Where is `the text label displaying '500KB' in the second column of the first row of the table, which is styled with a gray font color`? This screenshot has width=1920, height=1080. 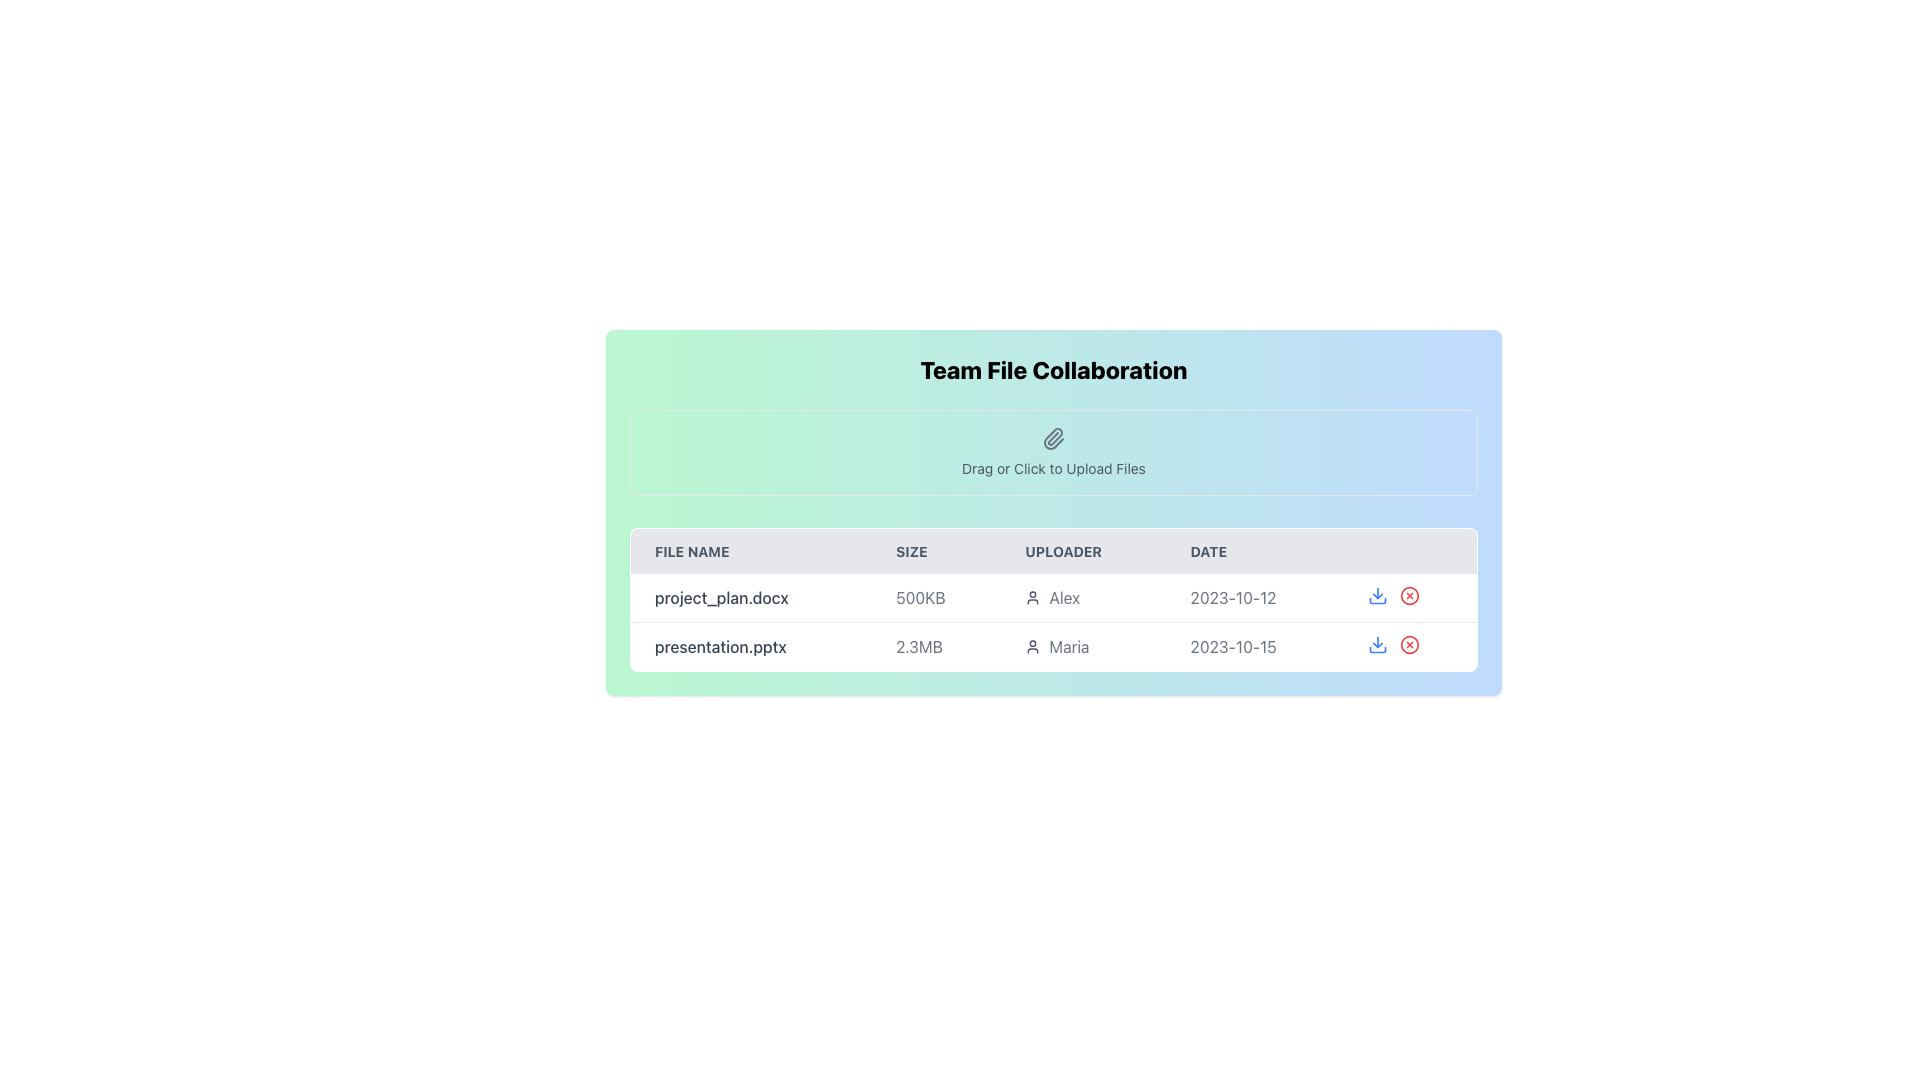 the text label displaying '500KB' in the second column of the first row of the table, which is styled with a gray font color is located at coordinates (935, 597).